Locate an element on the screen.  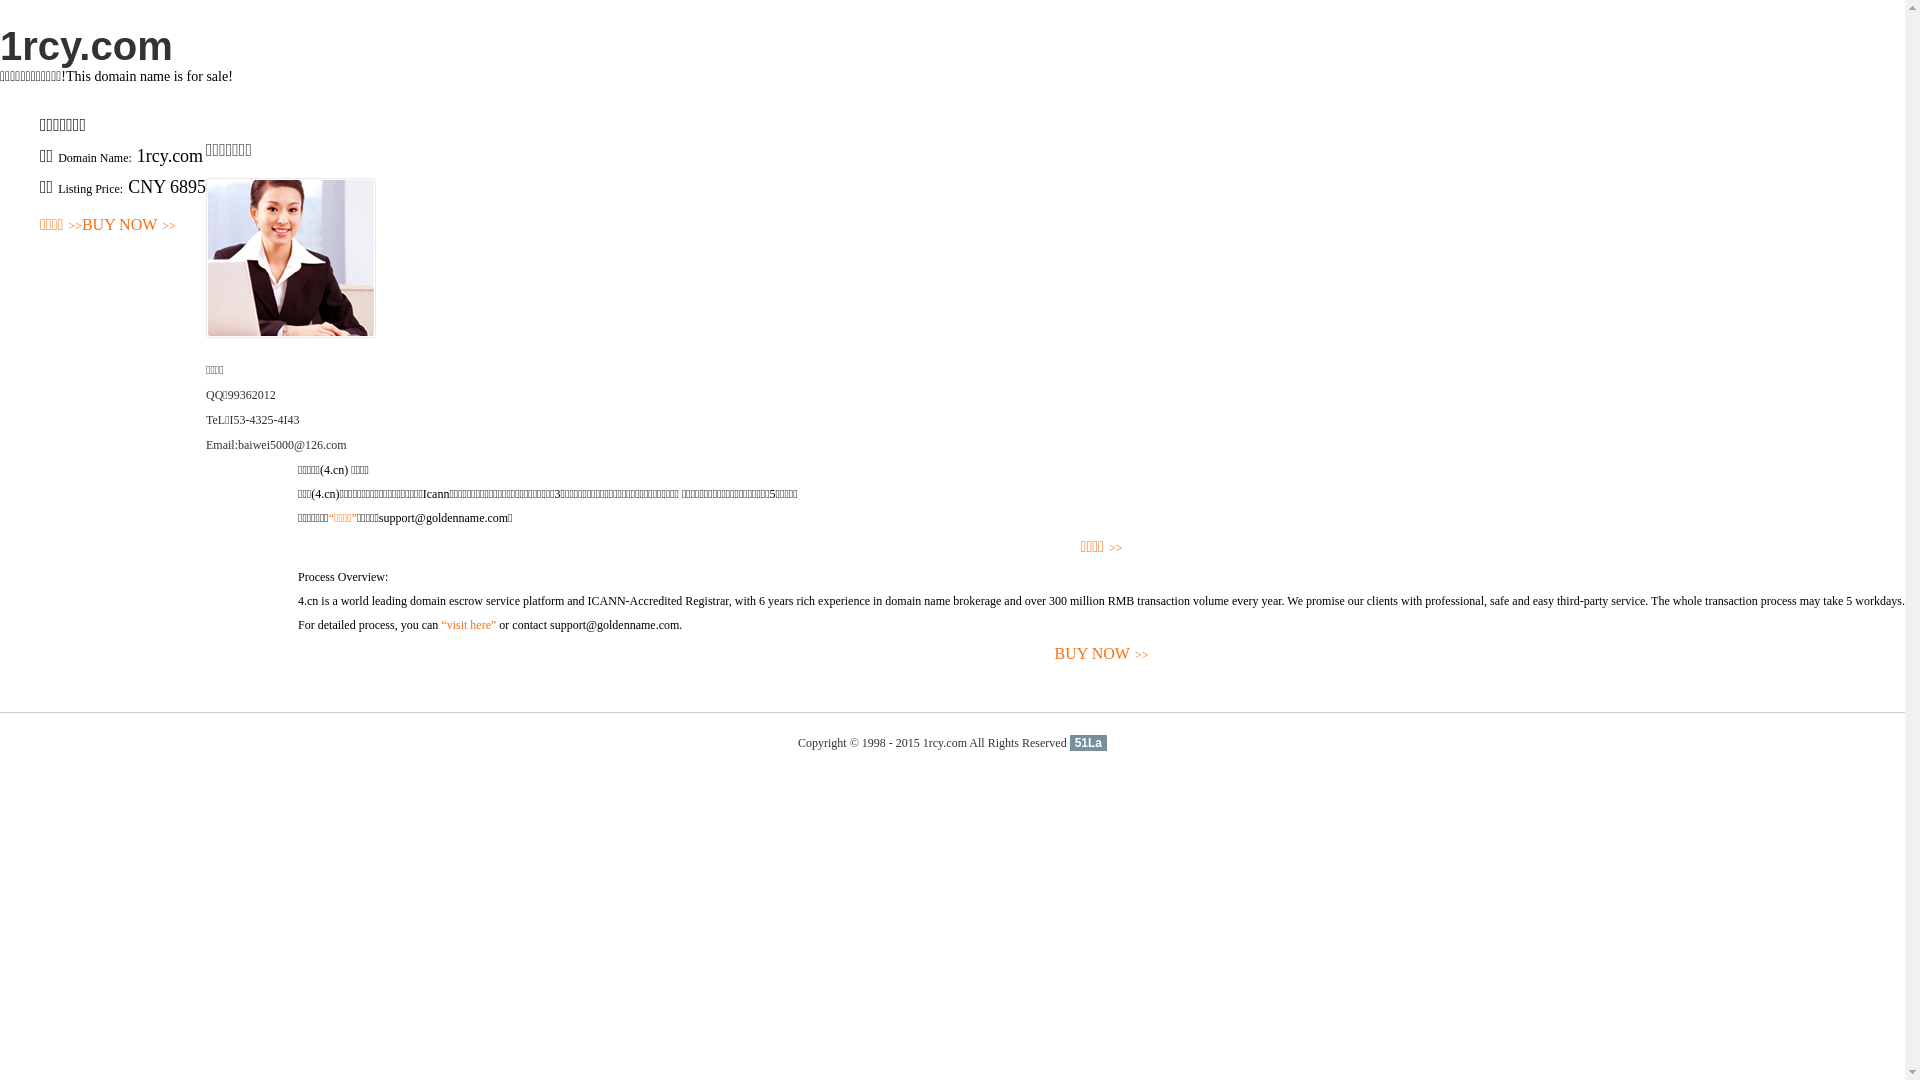
'BUY NOW>>' is located at coordinates (128, 225).